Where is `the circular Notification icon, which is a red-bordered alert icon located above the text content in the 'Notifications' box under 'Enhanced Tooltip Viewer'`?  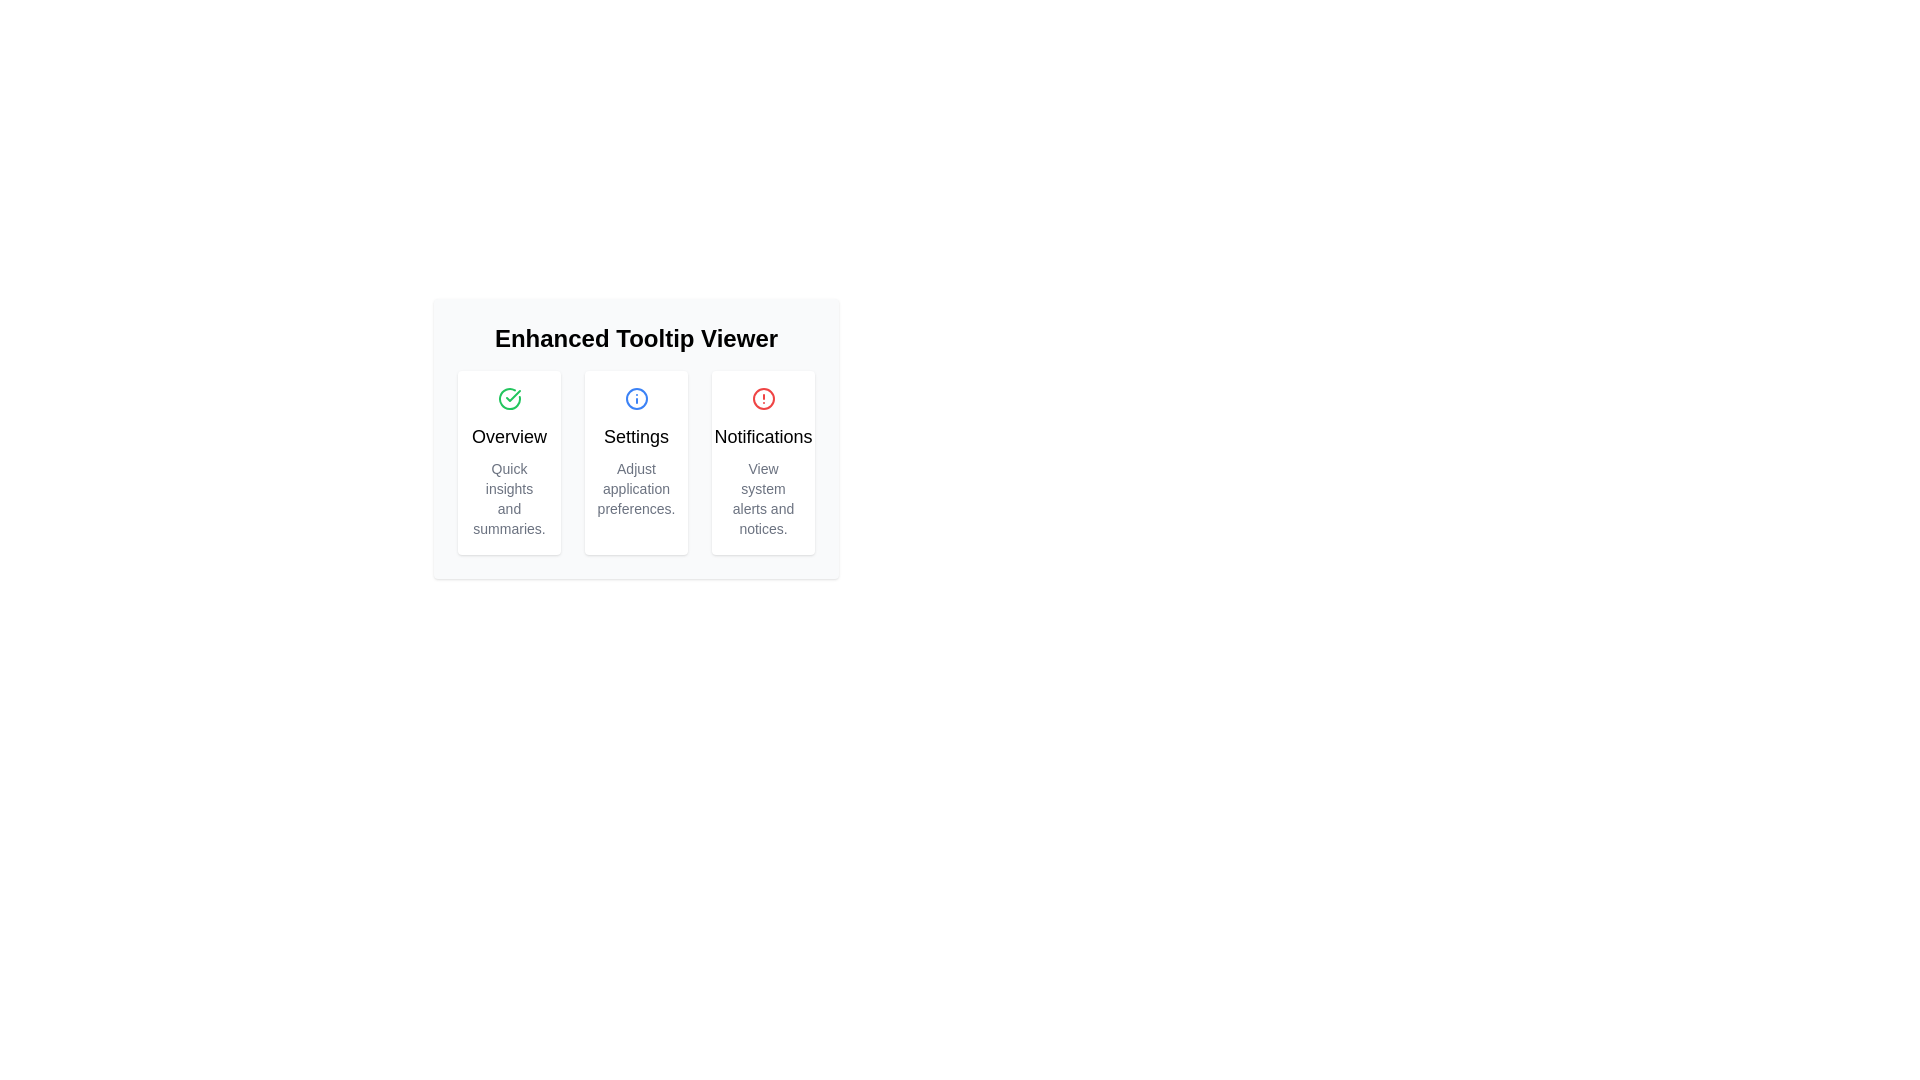 the circular Notification icon, which is a red-bordered alert icon located above the text content in the 'Notifications' box under 'Enhanced Tooltip Viewer' is located at coordinates (762, 398).